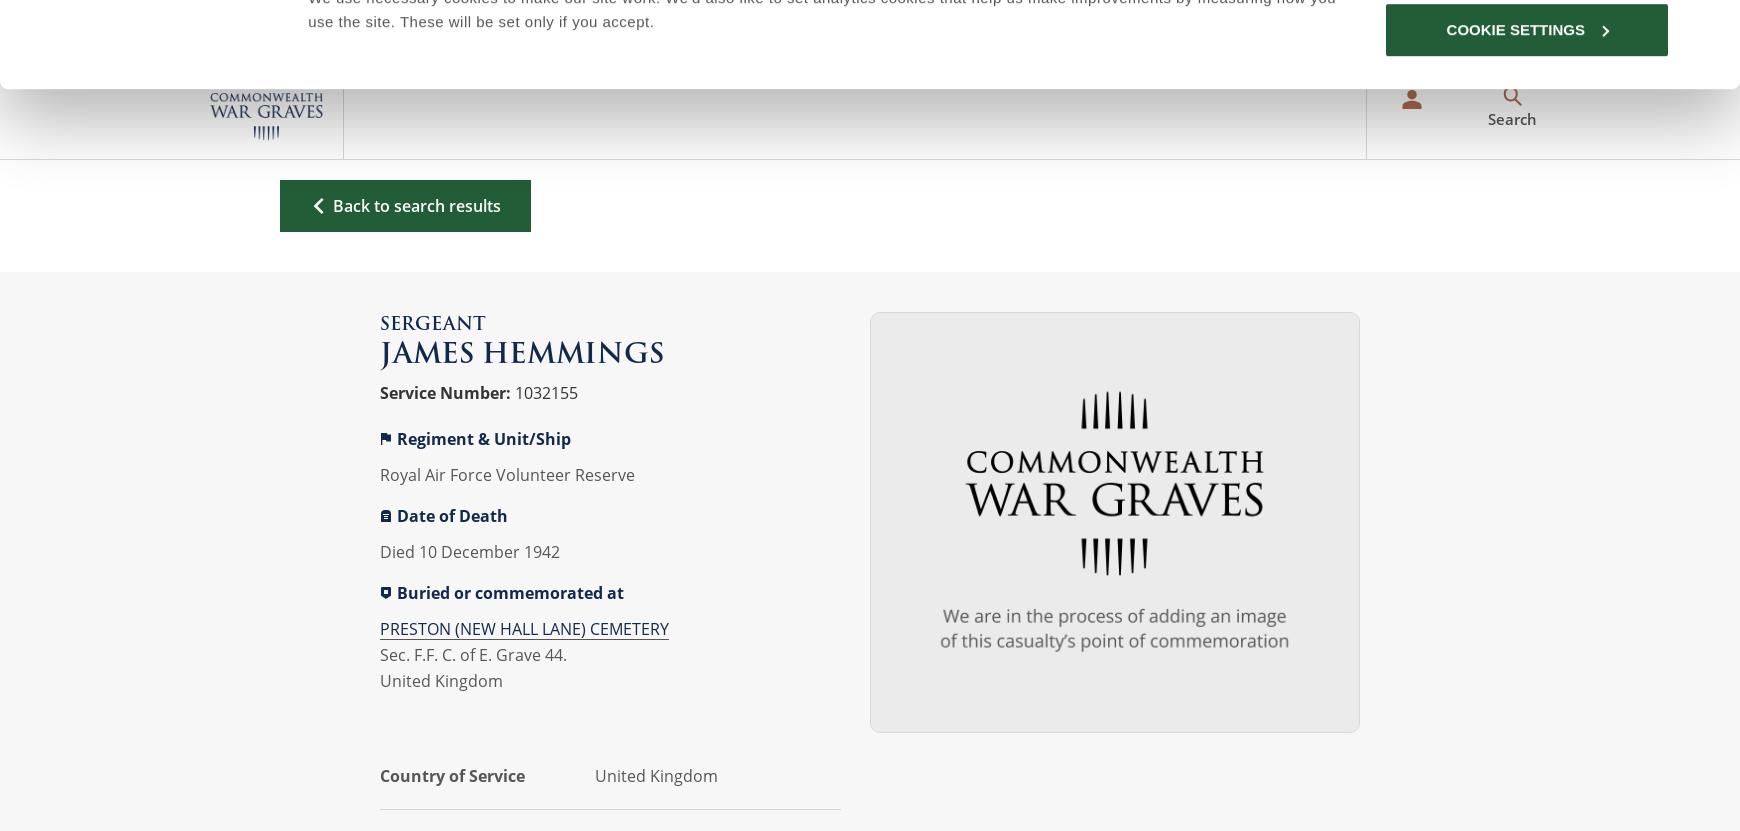 This screenshot has width=1740, height=831. What do you see at coordinates (451, 514) in the screenshot?
I see `'Date of Death'` at bounding box center [451, 514].